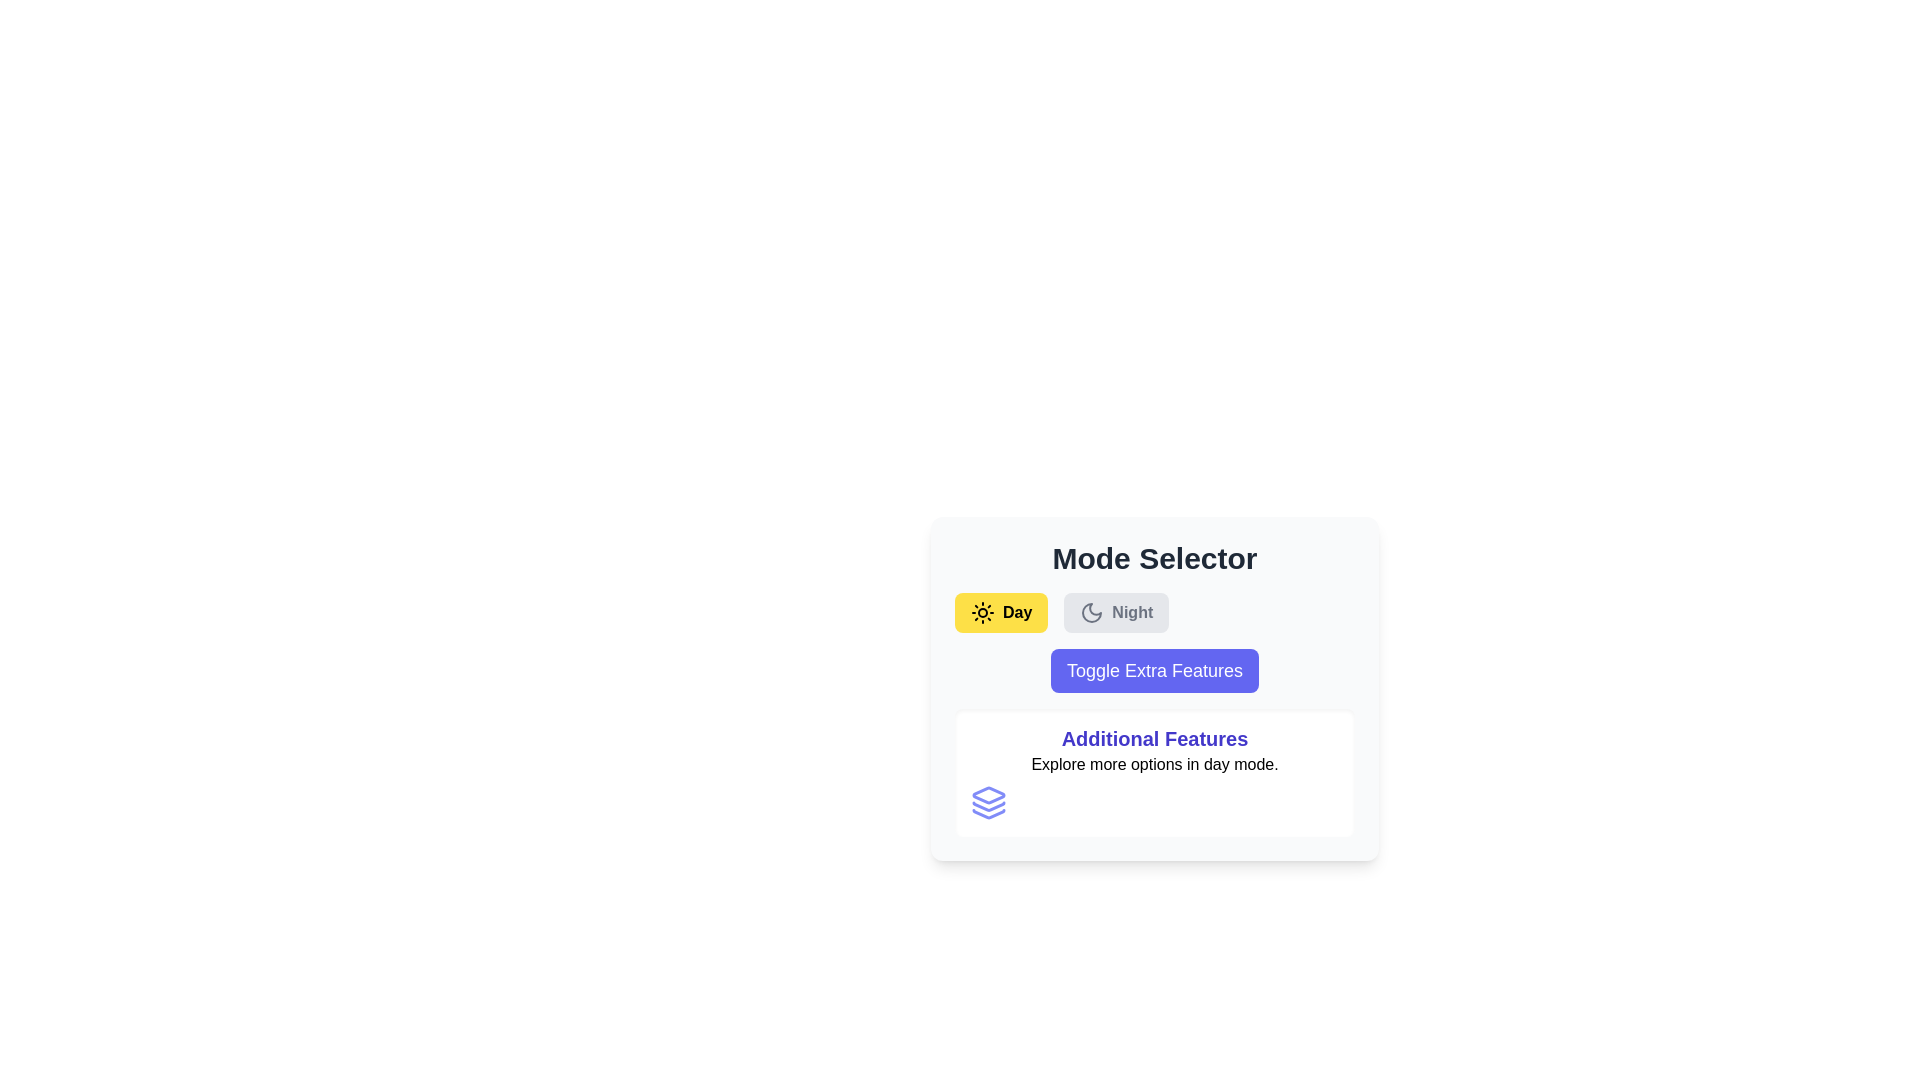  I want to click on the sun icon within the 'Day' button, so click(983, 612).